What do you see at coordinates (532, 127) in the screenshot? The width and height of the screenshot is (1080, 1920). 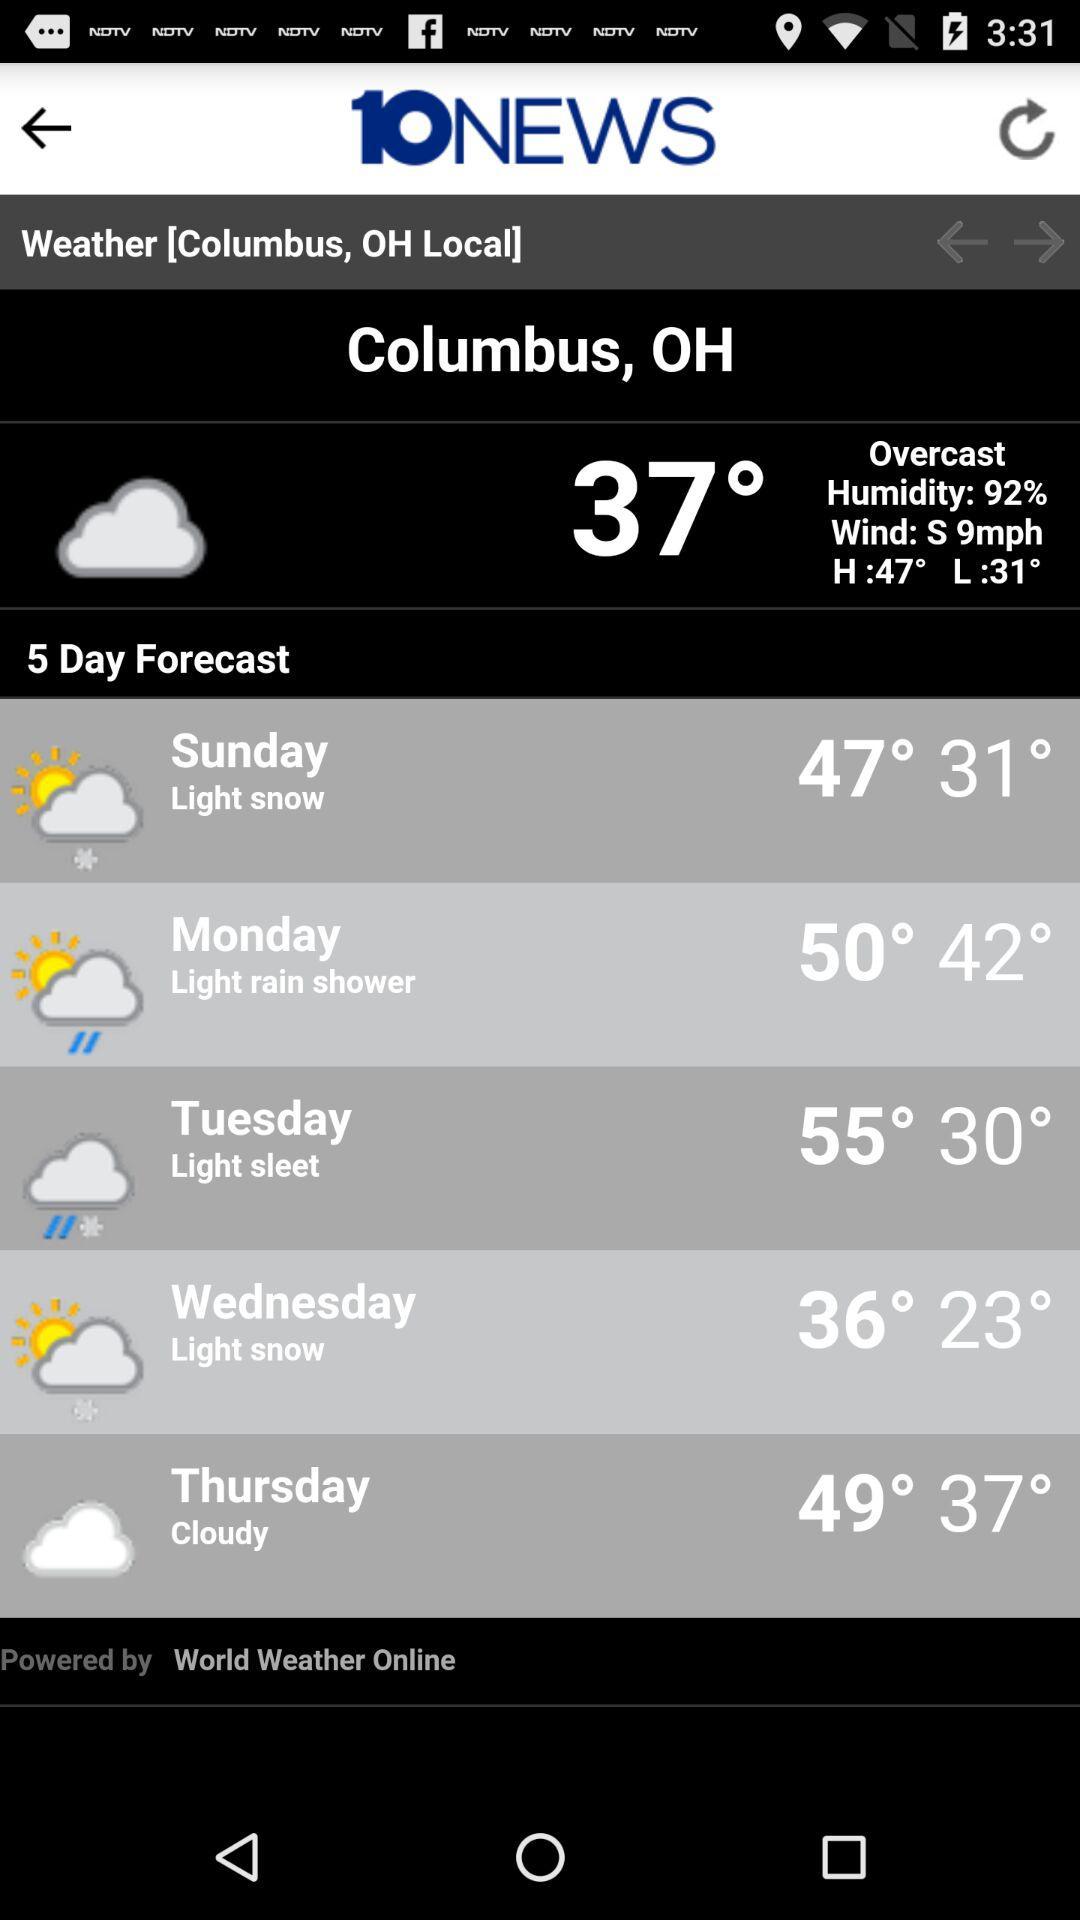 I see `to advertisement box` at bounding box center [532, 127].